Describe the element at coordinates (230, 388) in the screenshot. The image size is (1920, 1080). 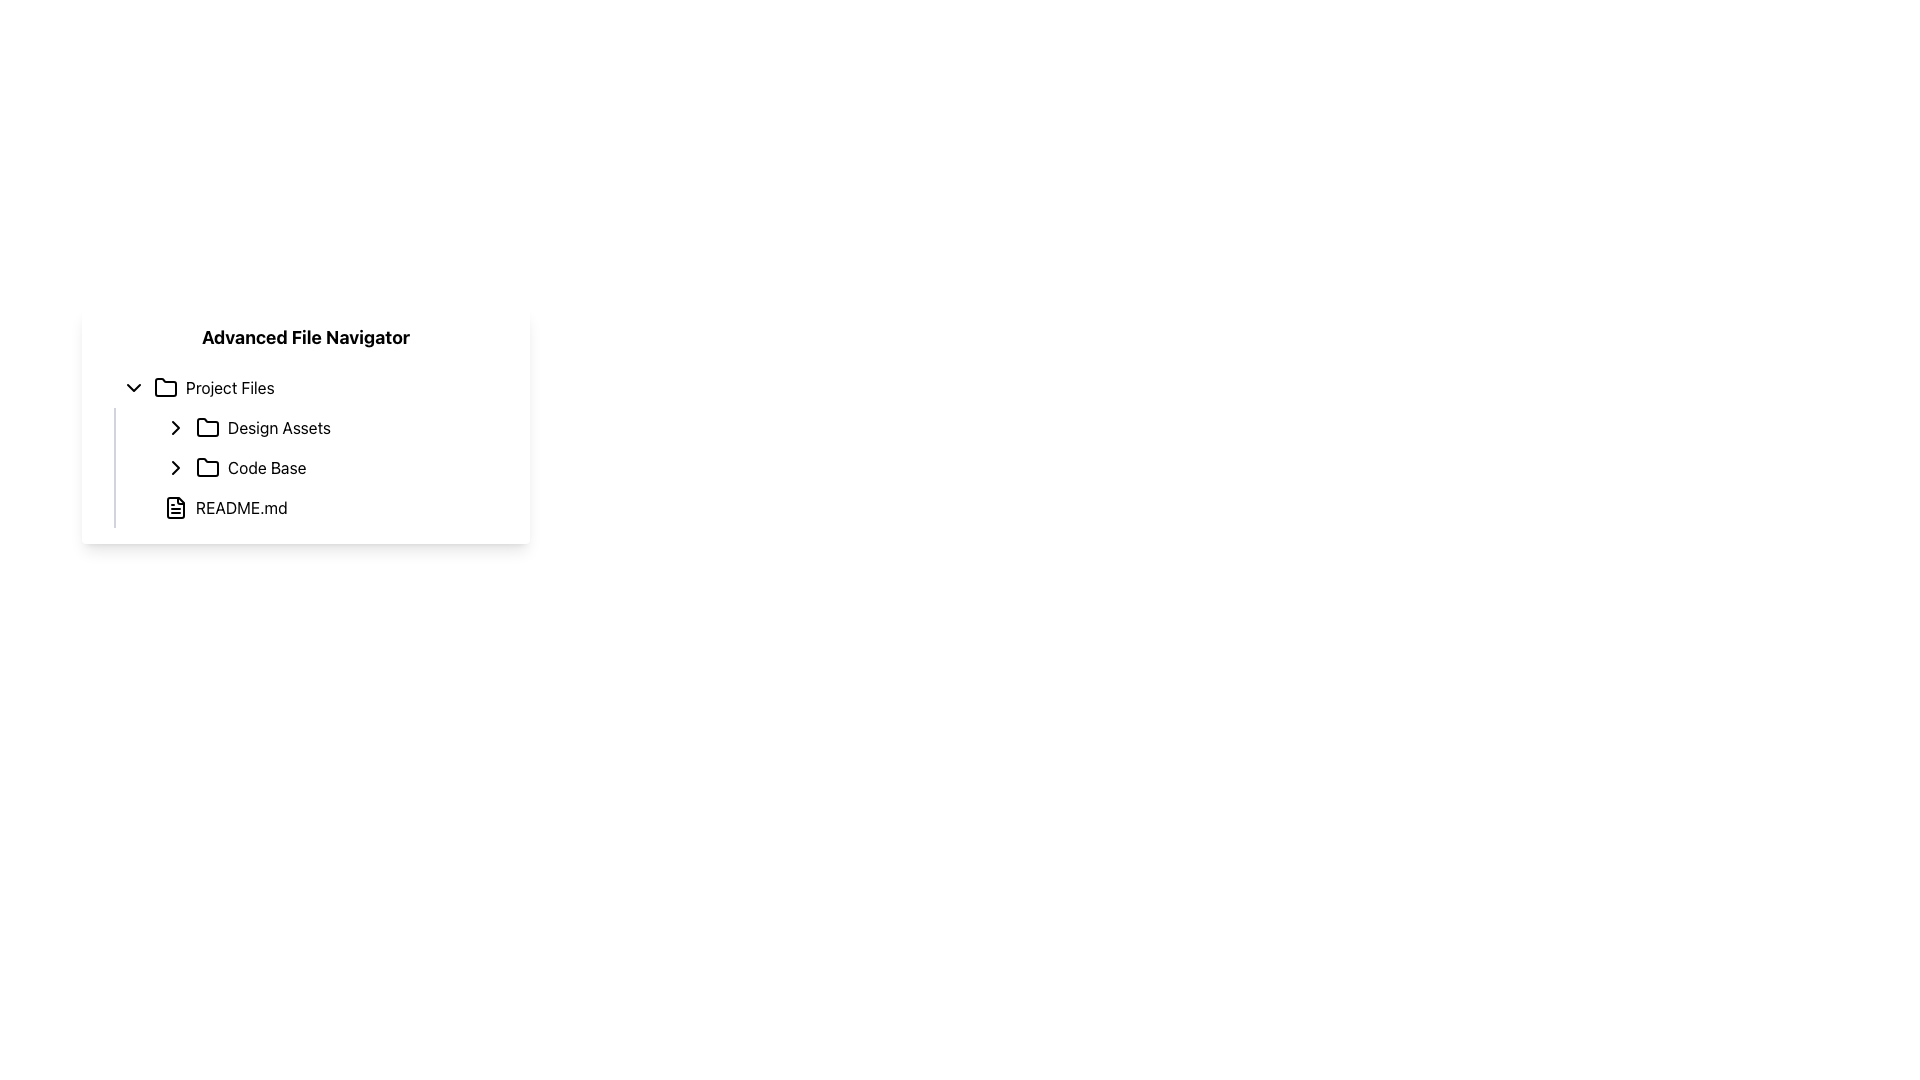
I see `text label identifying the folder as 'Project Files' located in the file navigation interface, positioned to the right of the folder icon` at that location.